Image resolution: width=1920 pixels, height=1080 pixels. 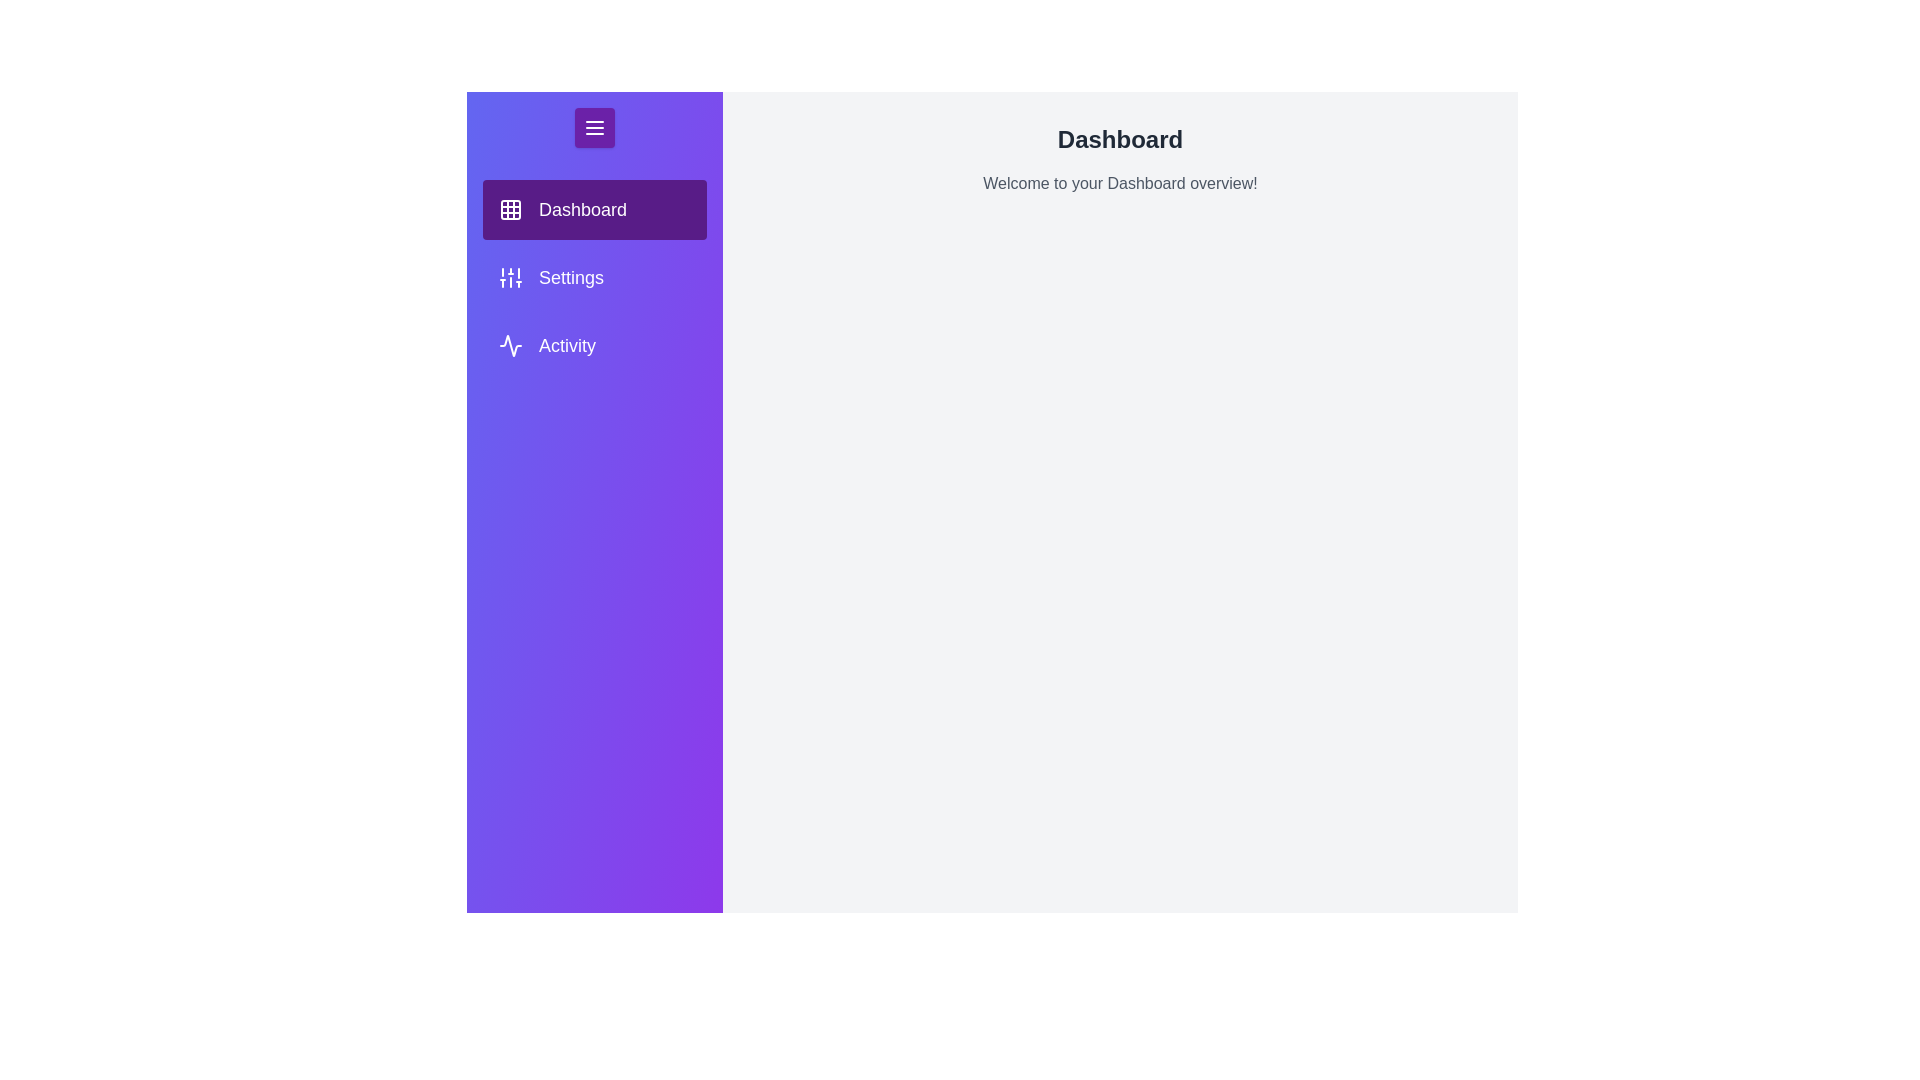 What do you see at coordinates (594, 127) in the screenshot?
I see `menu button to toggle the drawer visibility` at bounding box center [594, 127].